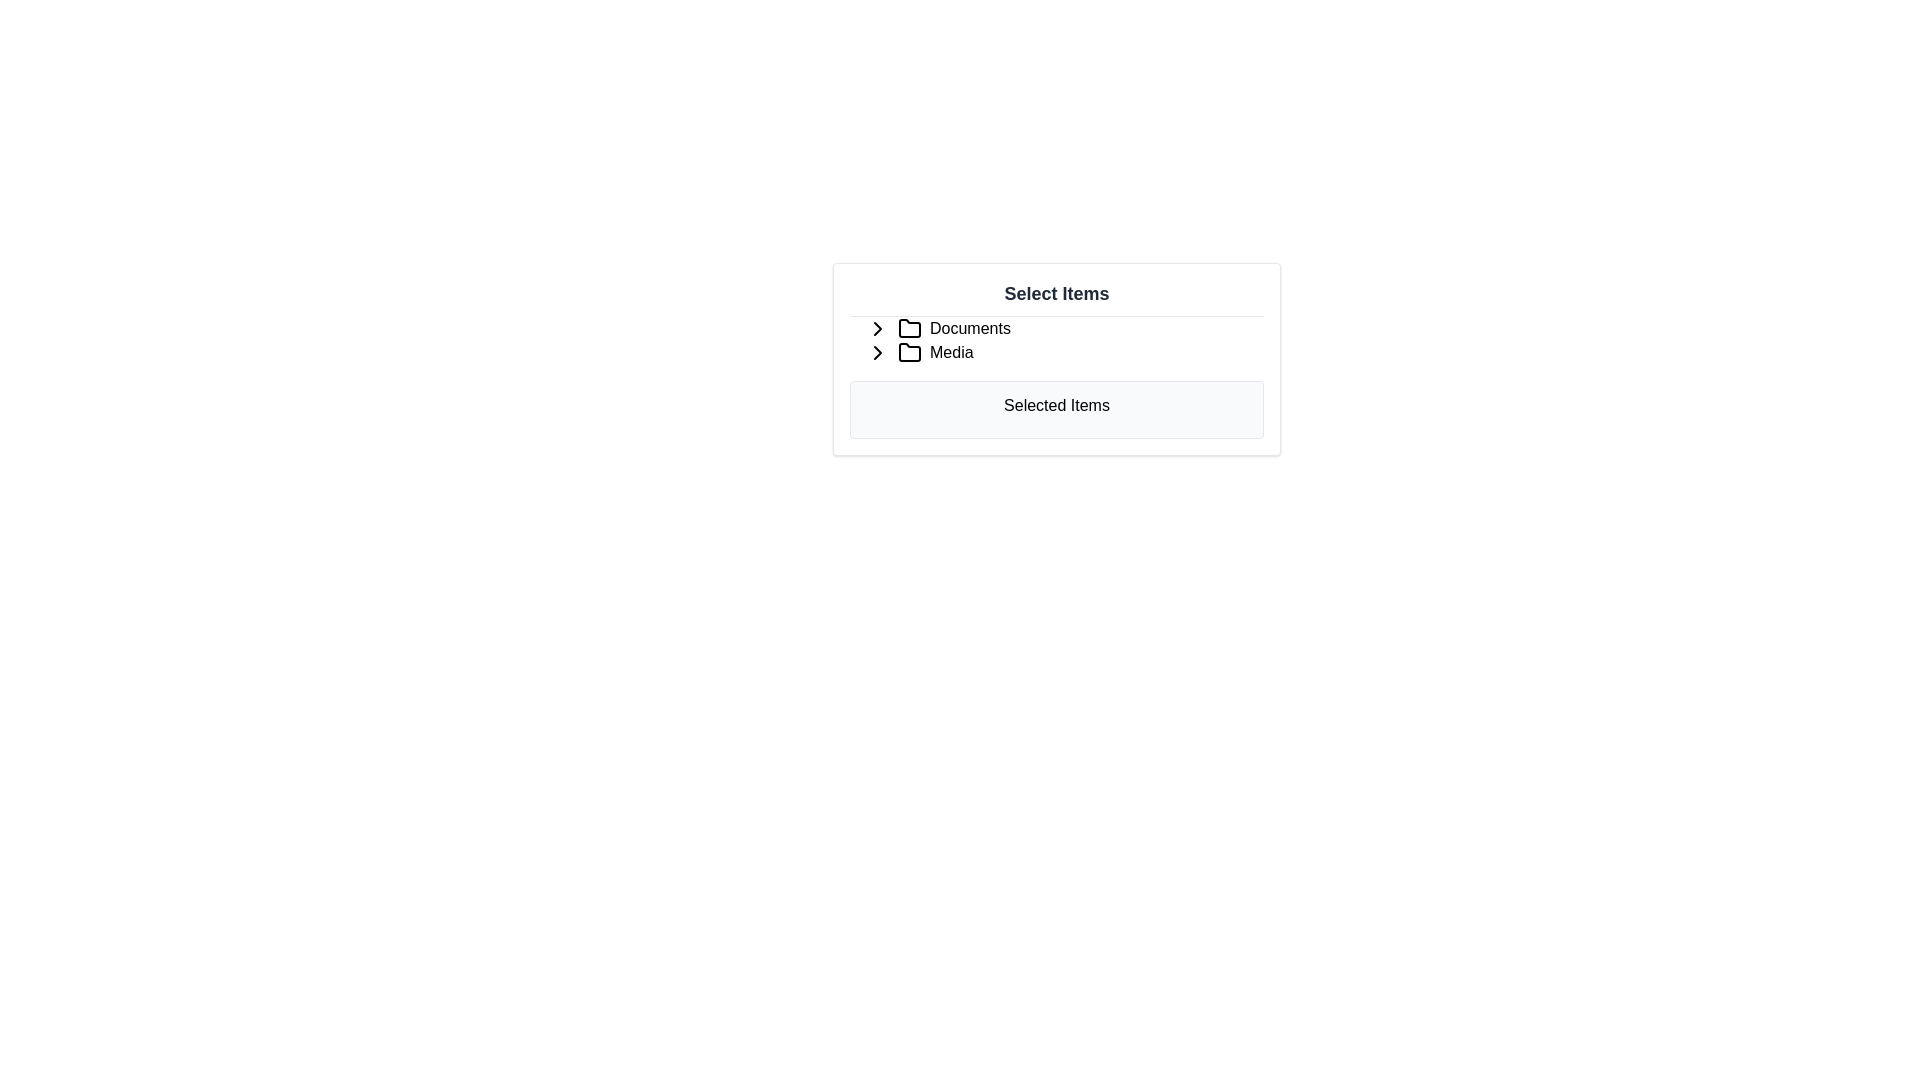 This screenshot has height=1080, width=1920. What do you see at coordinates (909, 352) in the screenshot?
I see `the folder icon located to the left of the 'Media' label and to the right of the arrow icon` at bounding box center [909, 352].